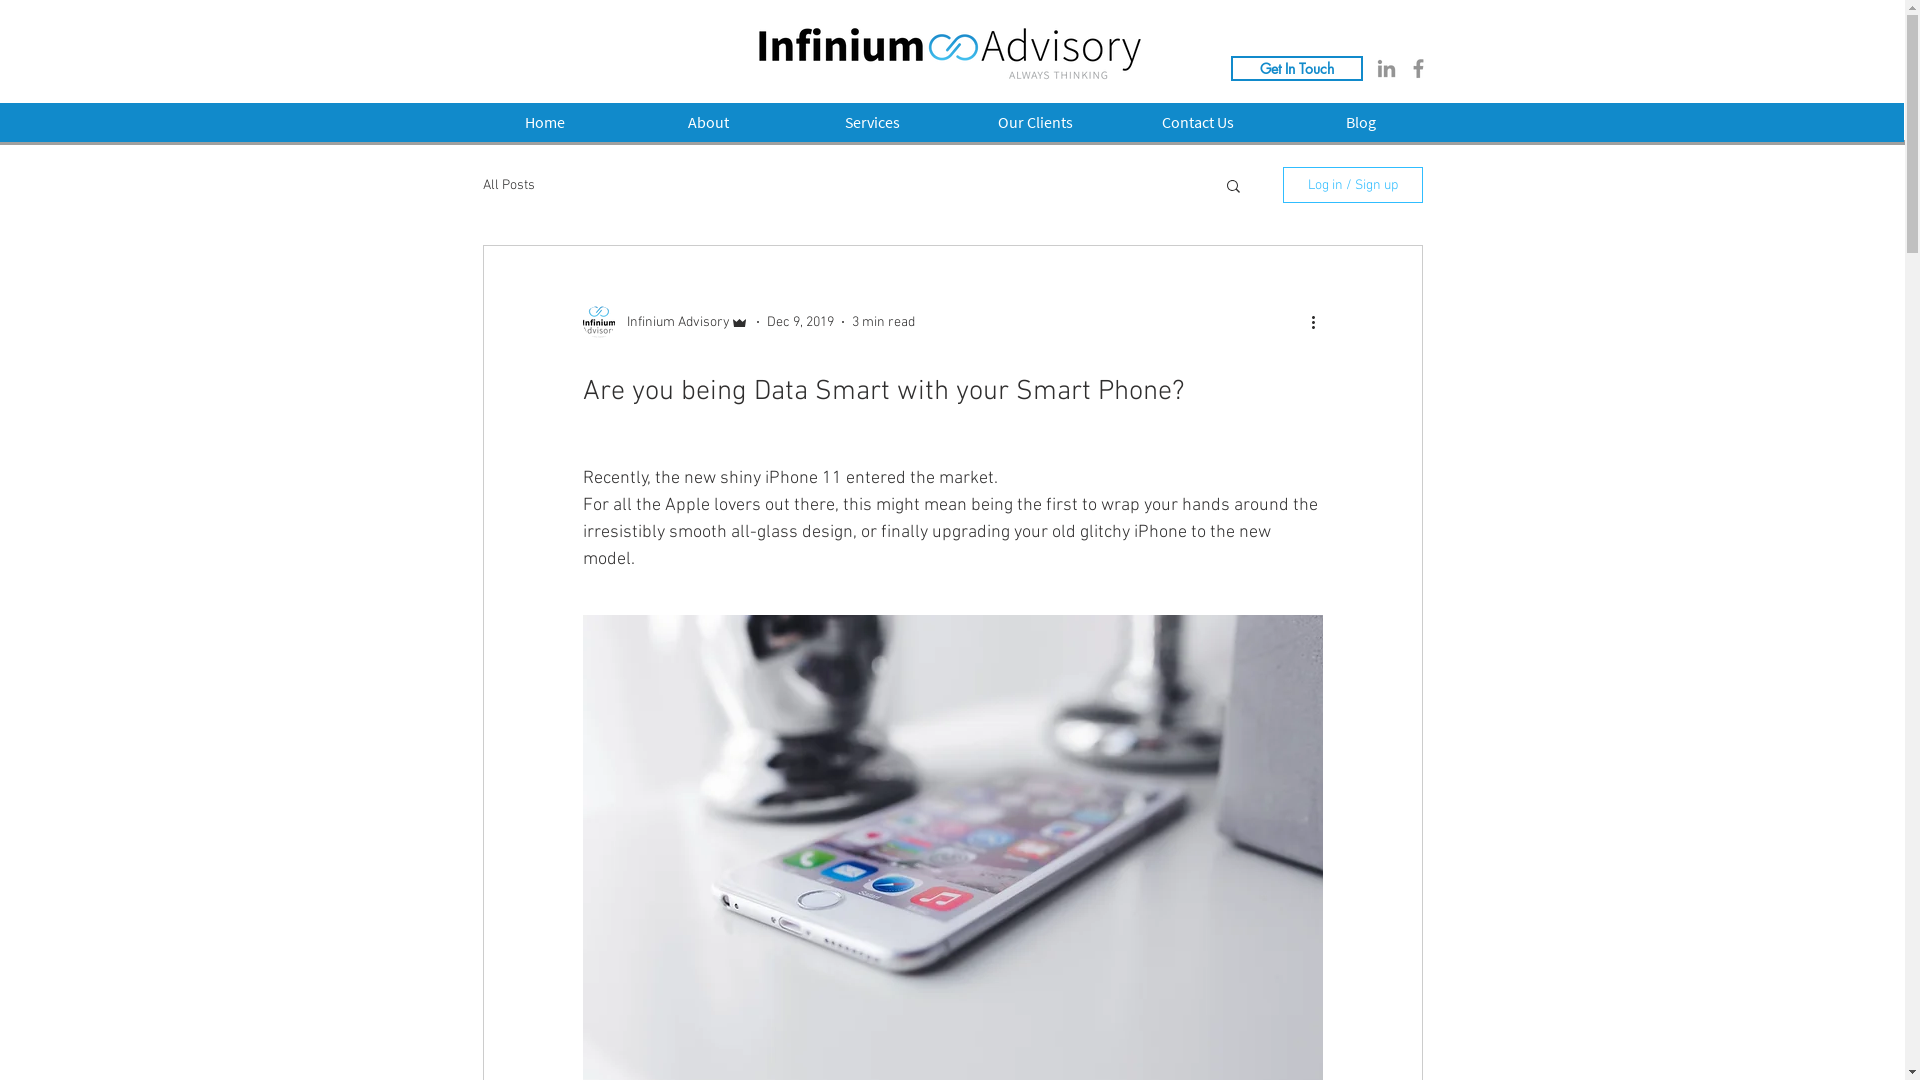 The height and width of the screenshot is (1080, 1920). I want to click on 'Blog', so click(1280, 122).